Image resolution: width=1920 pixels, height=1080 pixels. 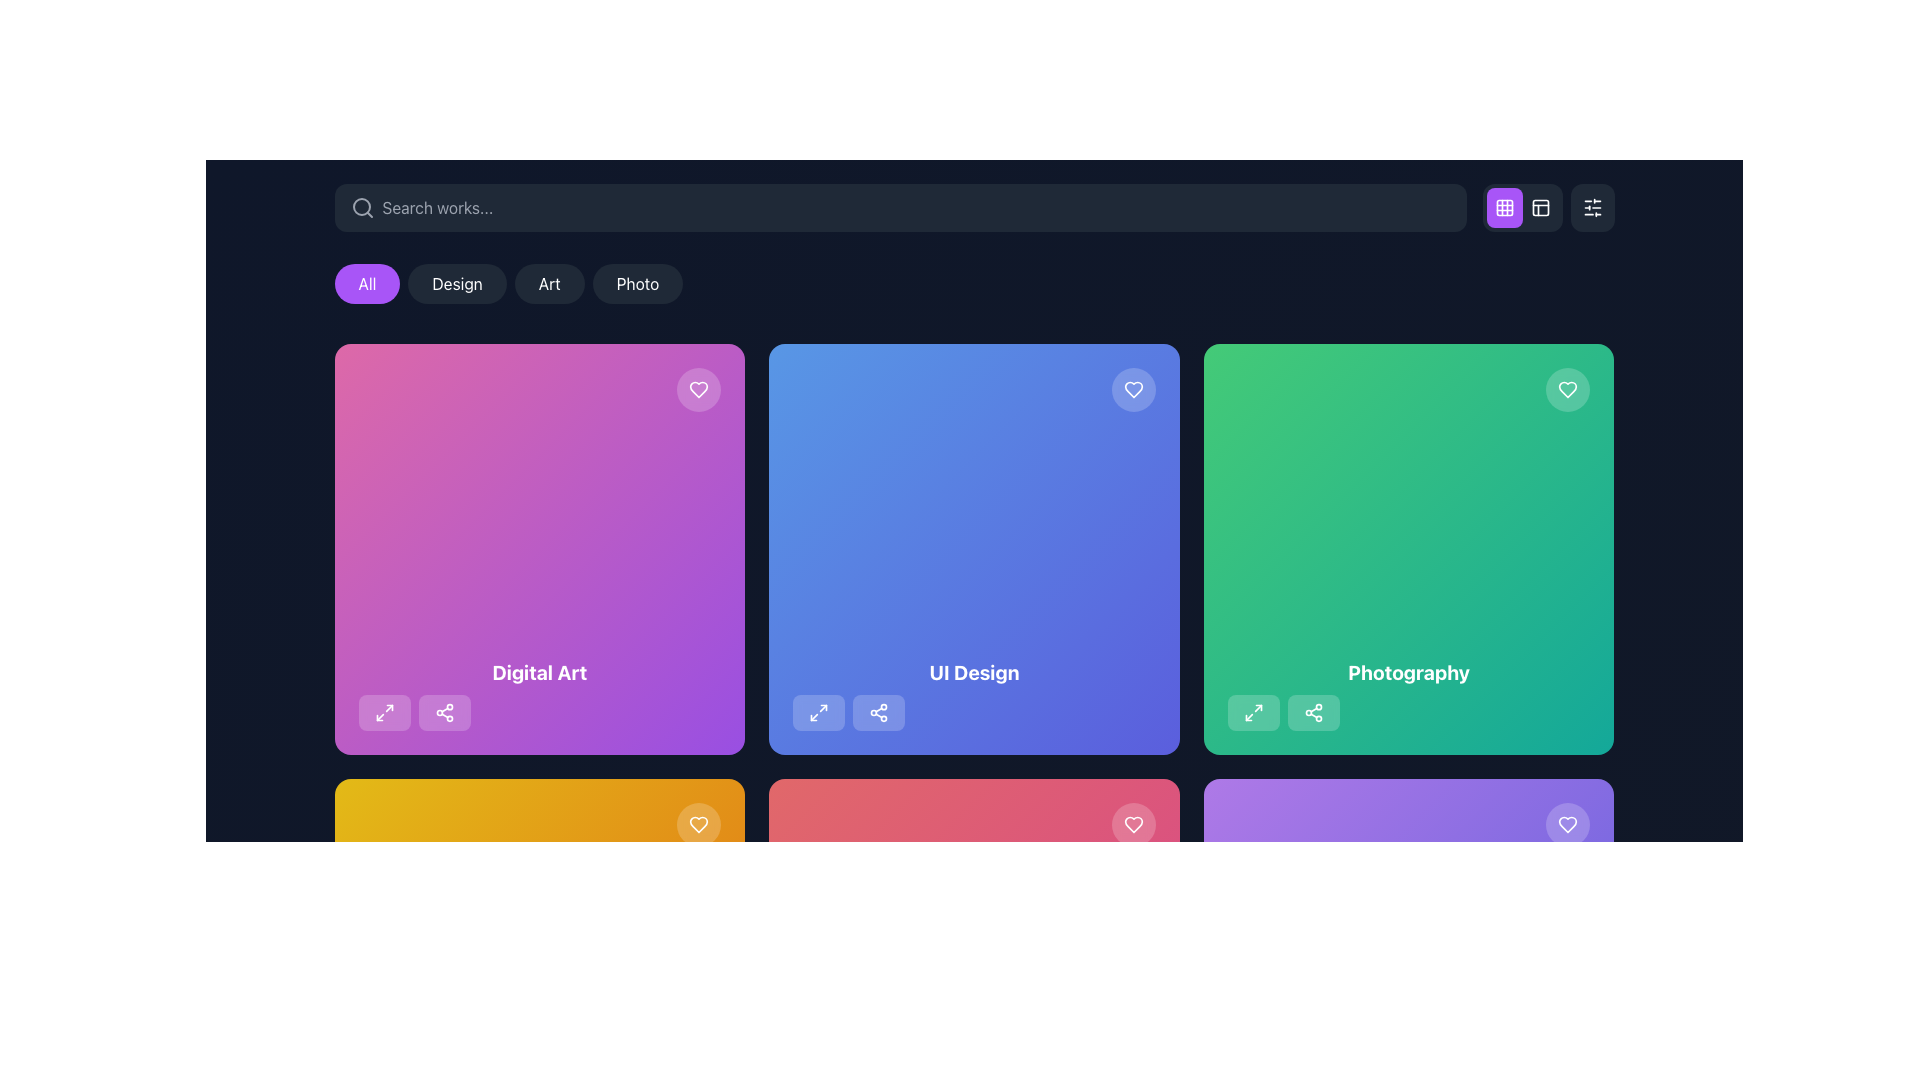 What do you see at coordinates (1504, 208) in the screenshot?
I see `the grid layout view toggle icon button located in the top-right corner of the layout` at bounding box center [1504, 208].